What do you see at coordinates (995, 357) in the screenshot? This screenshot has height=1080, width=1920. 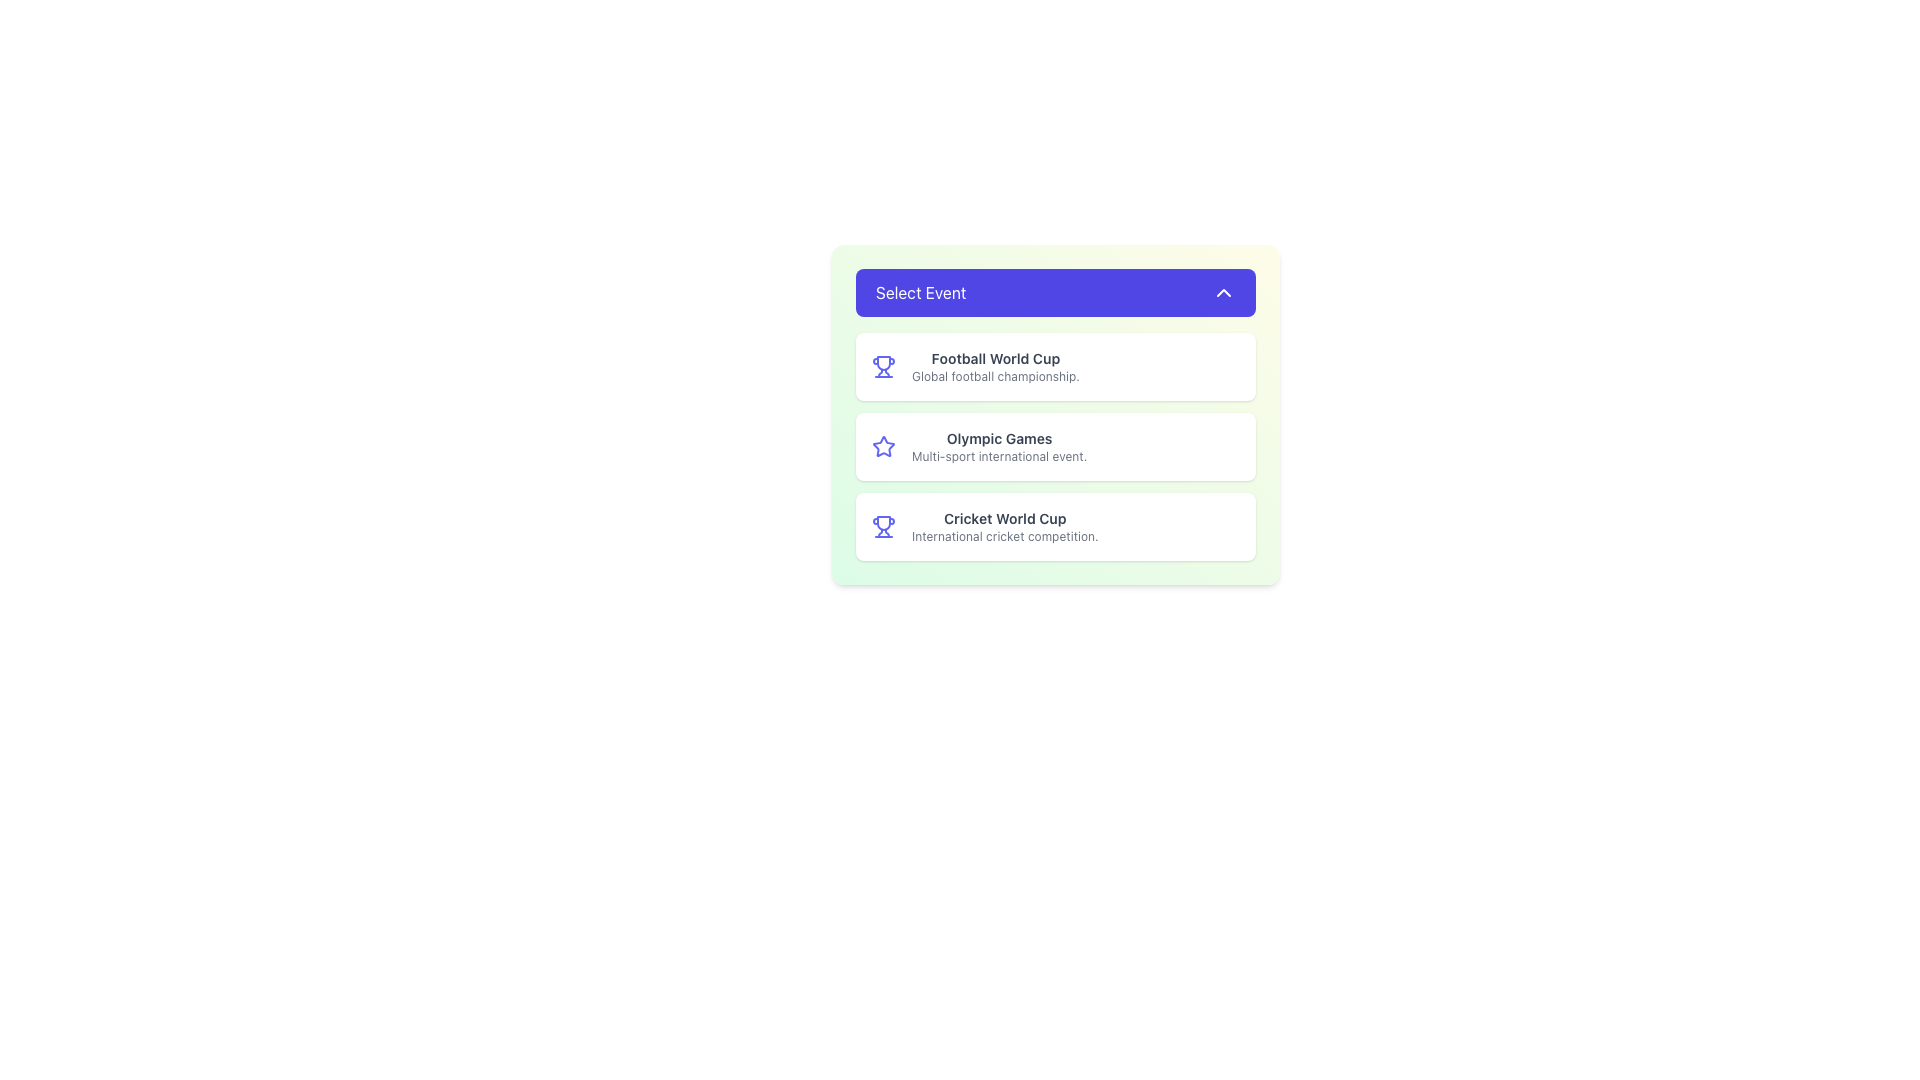 I see `the text label reading 'Football World Cup', which is styled in bold gray font and is the uppermost element in the dropdown card under the header 'Select Event'` at bounding box center [995, 357].